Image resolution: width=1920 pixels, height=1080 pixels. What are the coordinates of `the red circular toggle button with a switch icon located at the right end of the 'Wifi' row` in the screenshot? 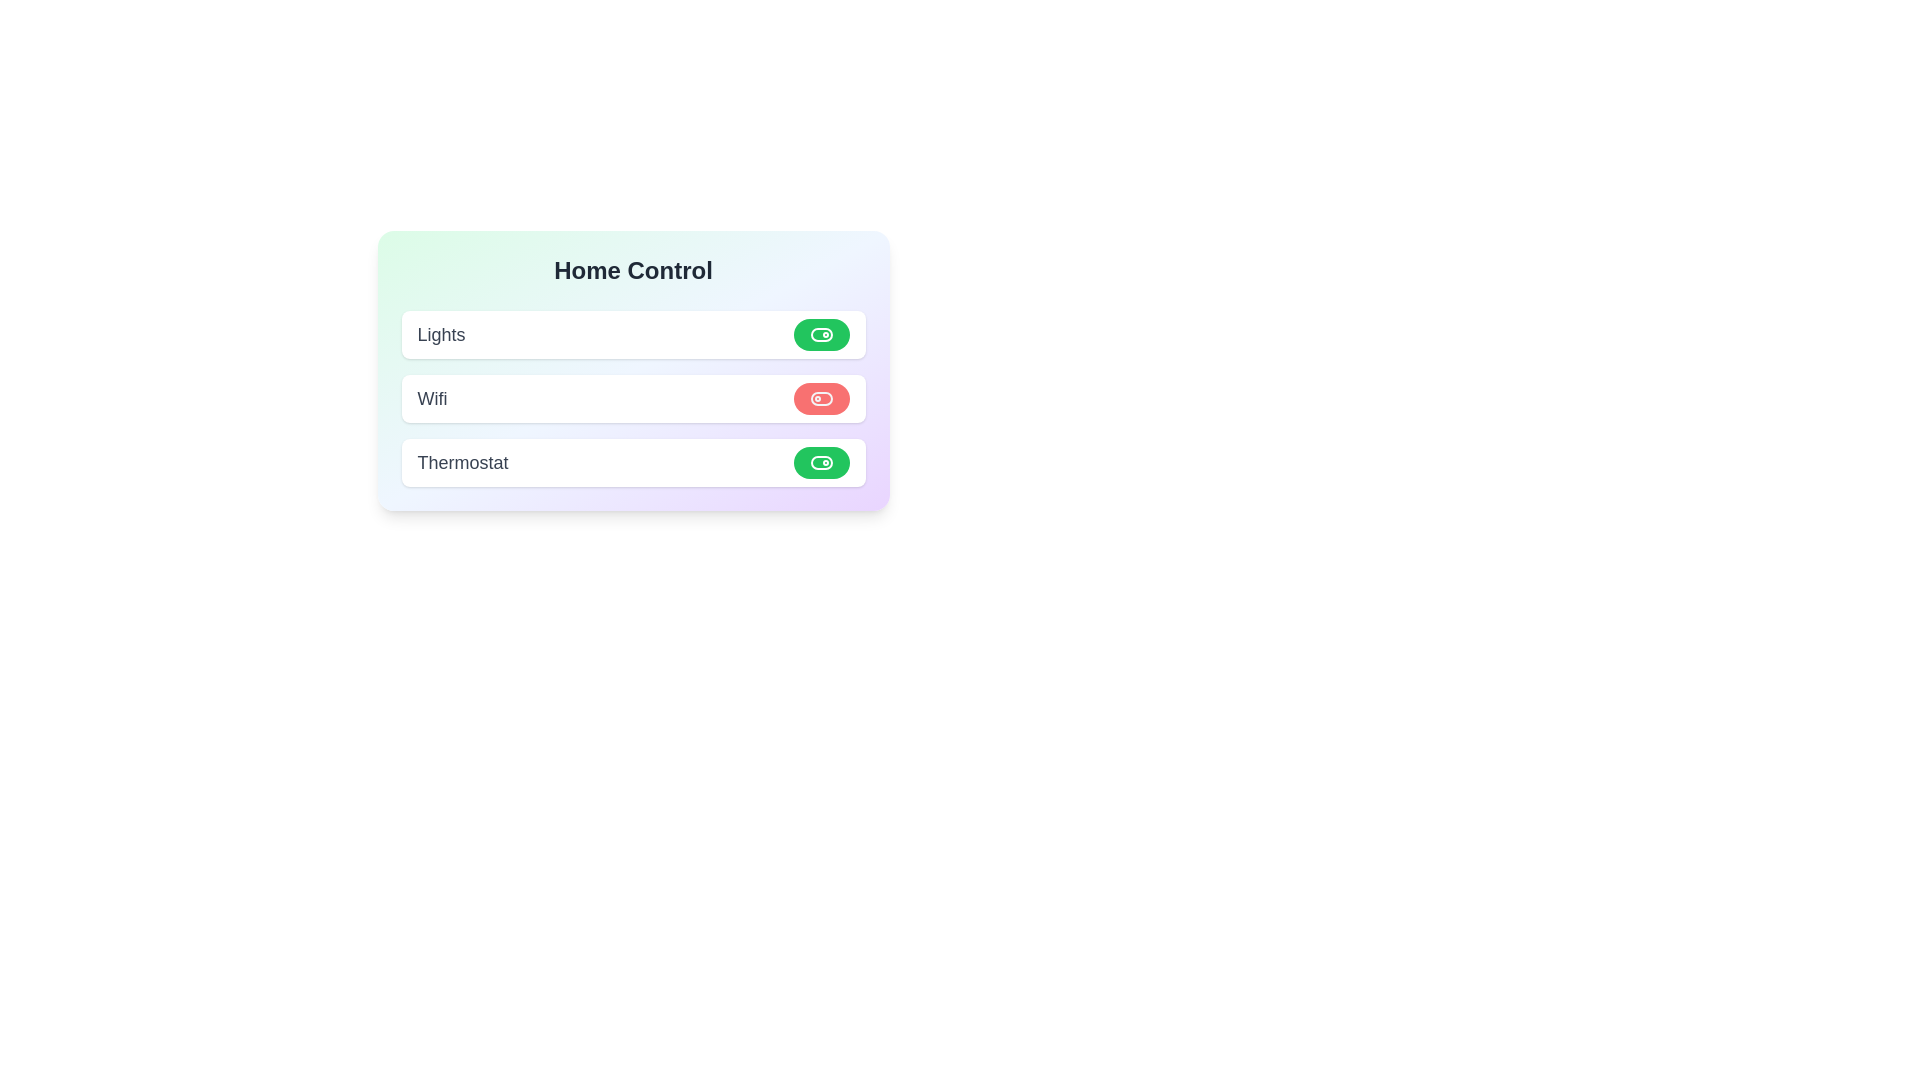 It's located at (821, 398).